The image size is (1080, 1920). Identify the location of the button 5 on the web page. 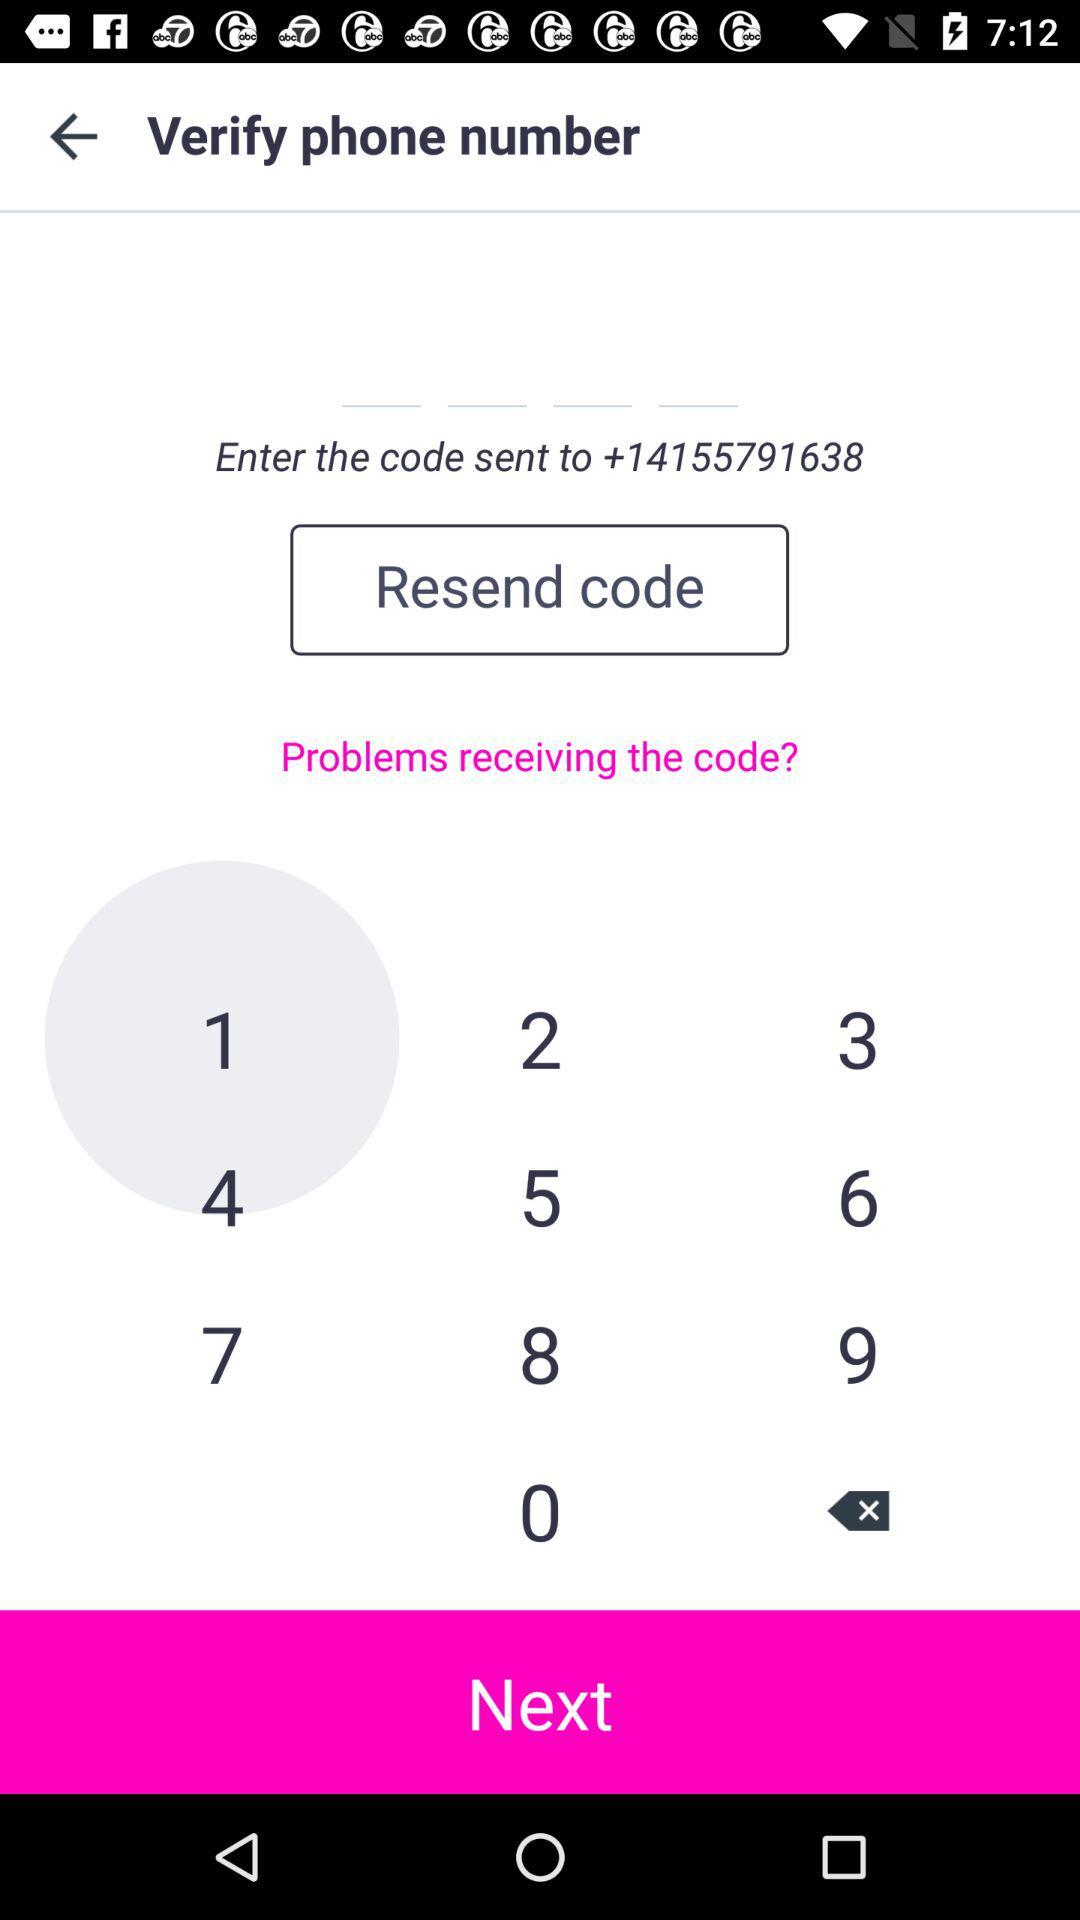
(540, 1195).